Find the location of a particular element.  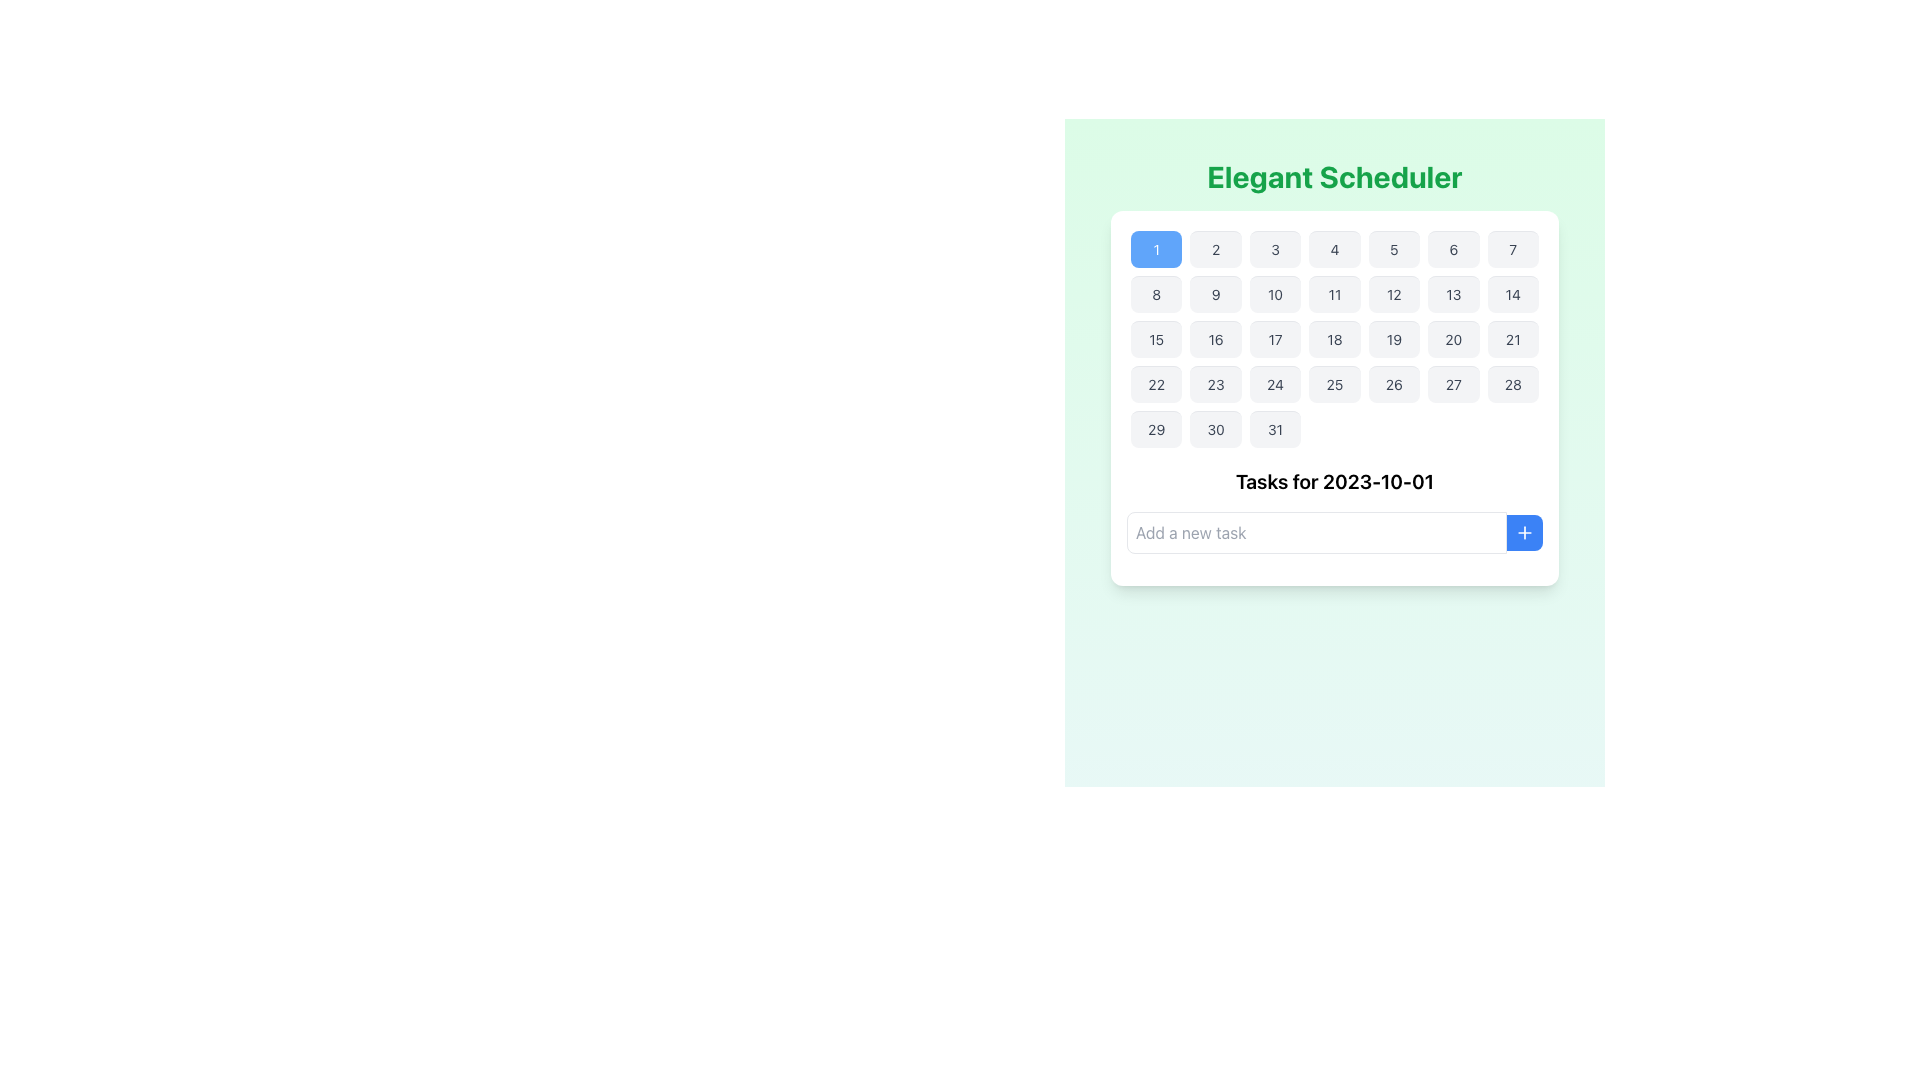

the calendar date button located in the sixth row and seventh column of the grid is located at coordinates (1513, 384).